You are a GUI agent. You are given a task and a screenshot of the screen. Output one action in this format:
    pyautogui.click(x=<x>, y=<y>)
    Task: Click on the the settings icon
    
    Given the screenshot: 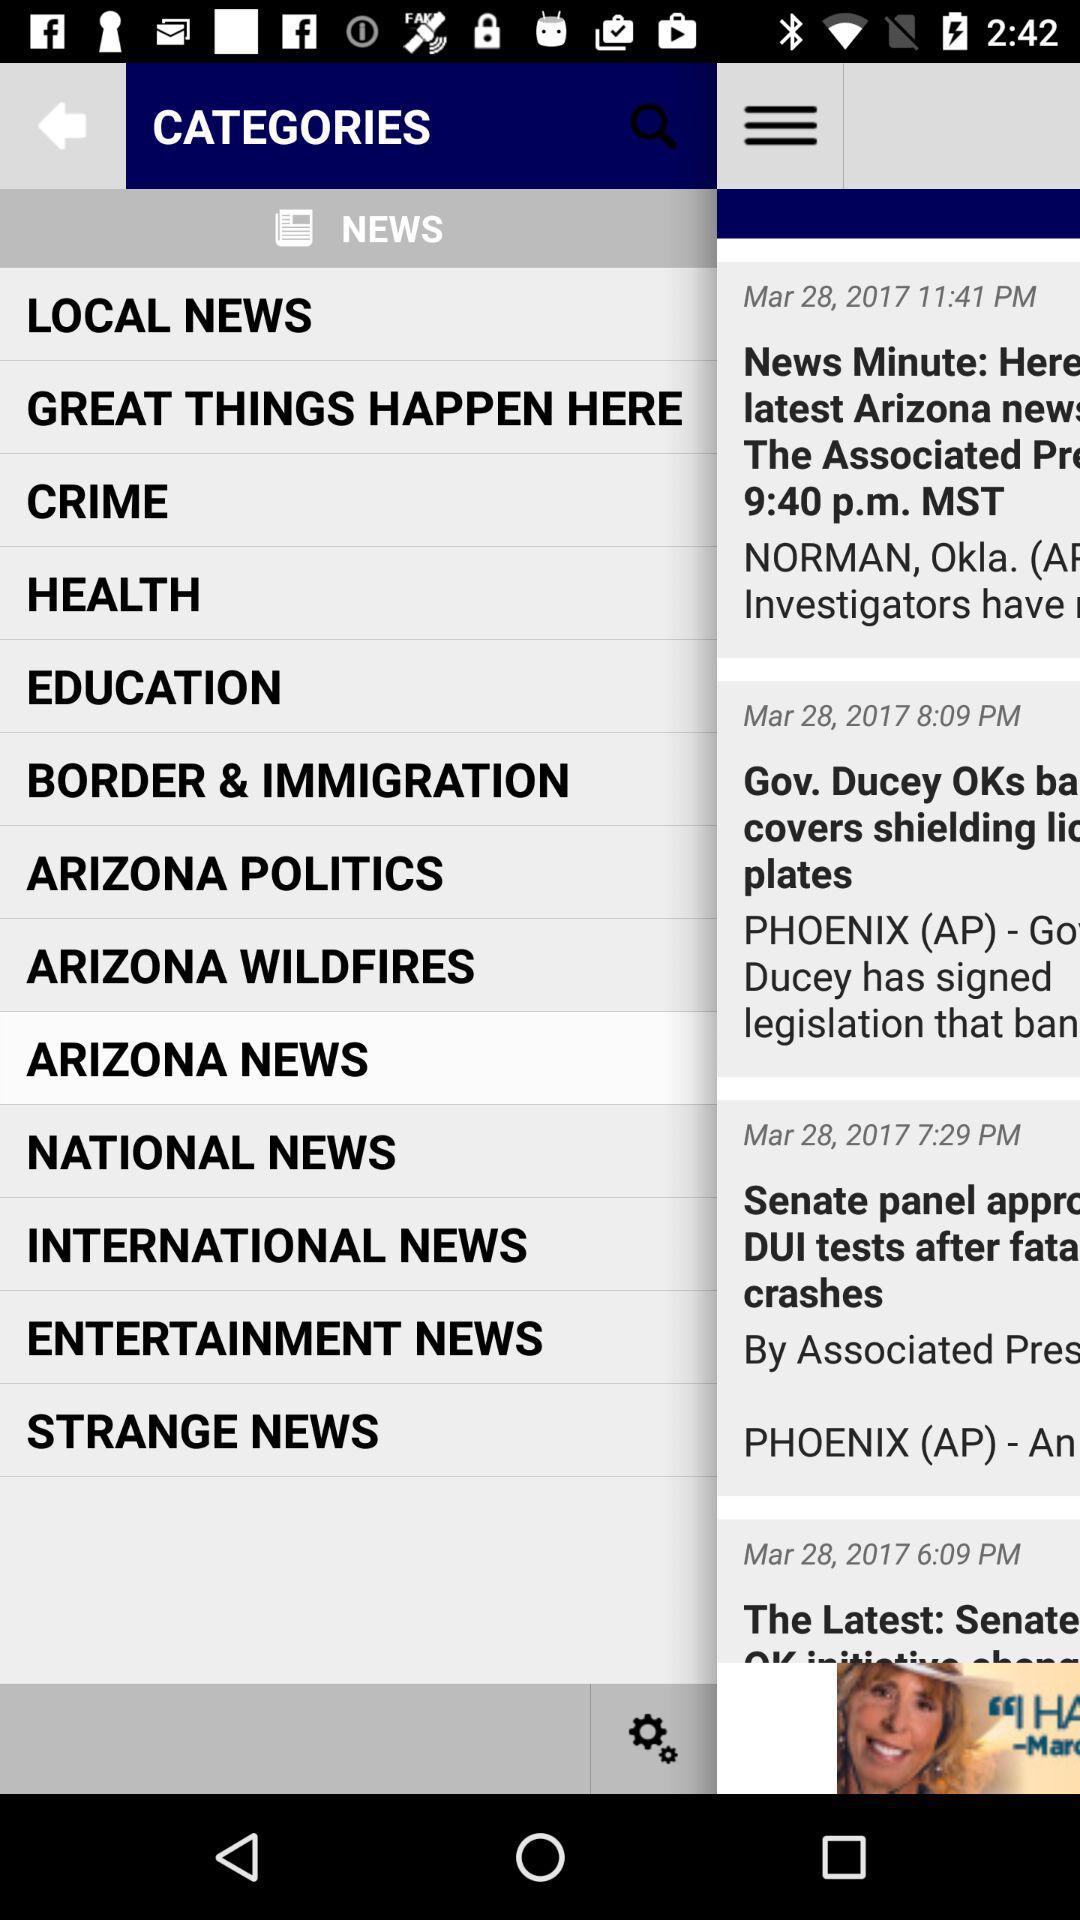 What is the action you would take?
    pyautogui.click(x=654, y=1737)
    